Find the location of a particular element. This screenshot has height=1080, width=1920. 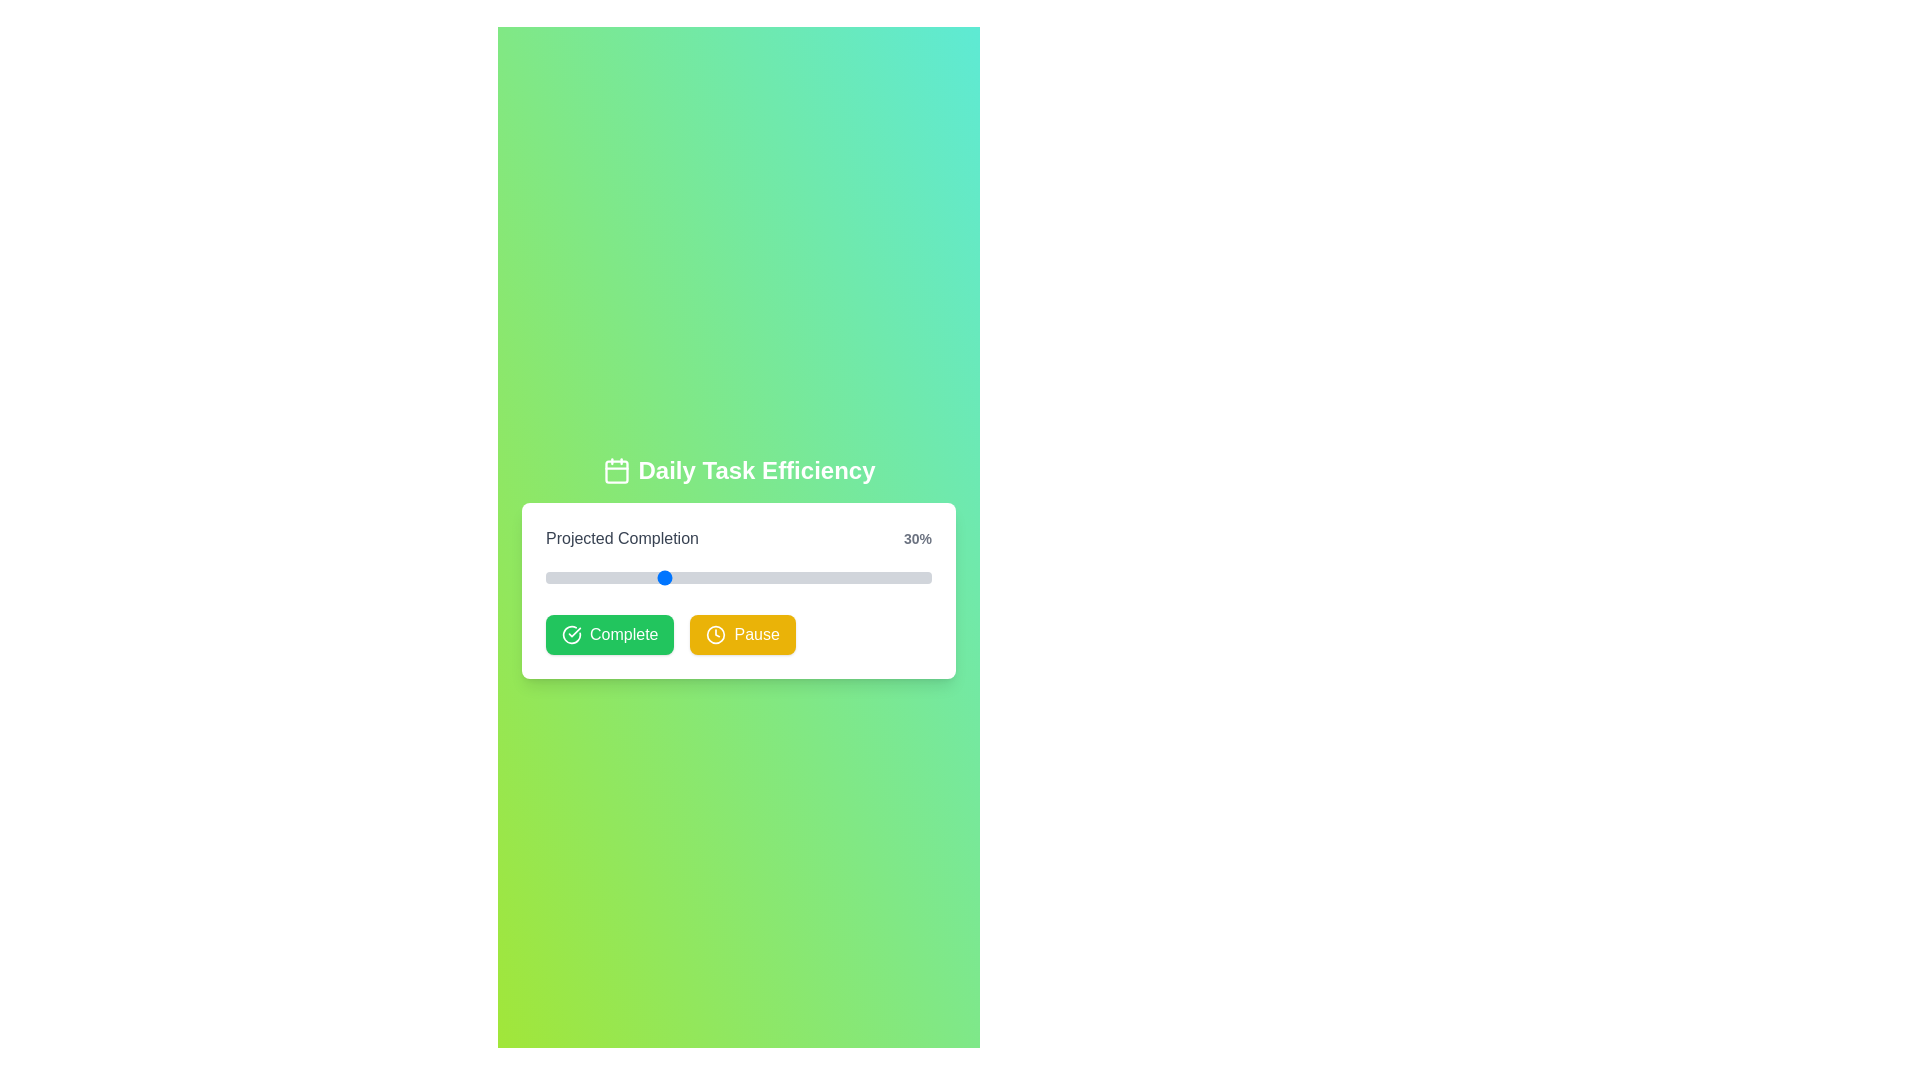

the slider to set the progress to 68% is located at coordinates (808, 578).